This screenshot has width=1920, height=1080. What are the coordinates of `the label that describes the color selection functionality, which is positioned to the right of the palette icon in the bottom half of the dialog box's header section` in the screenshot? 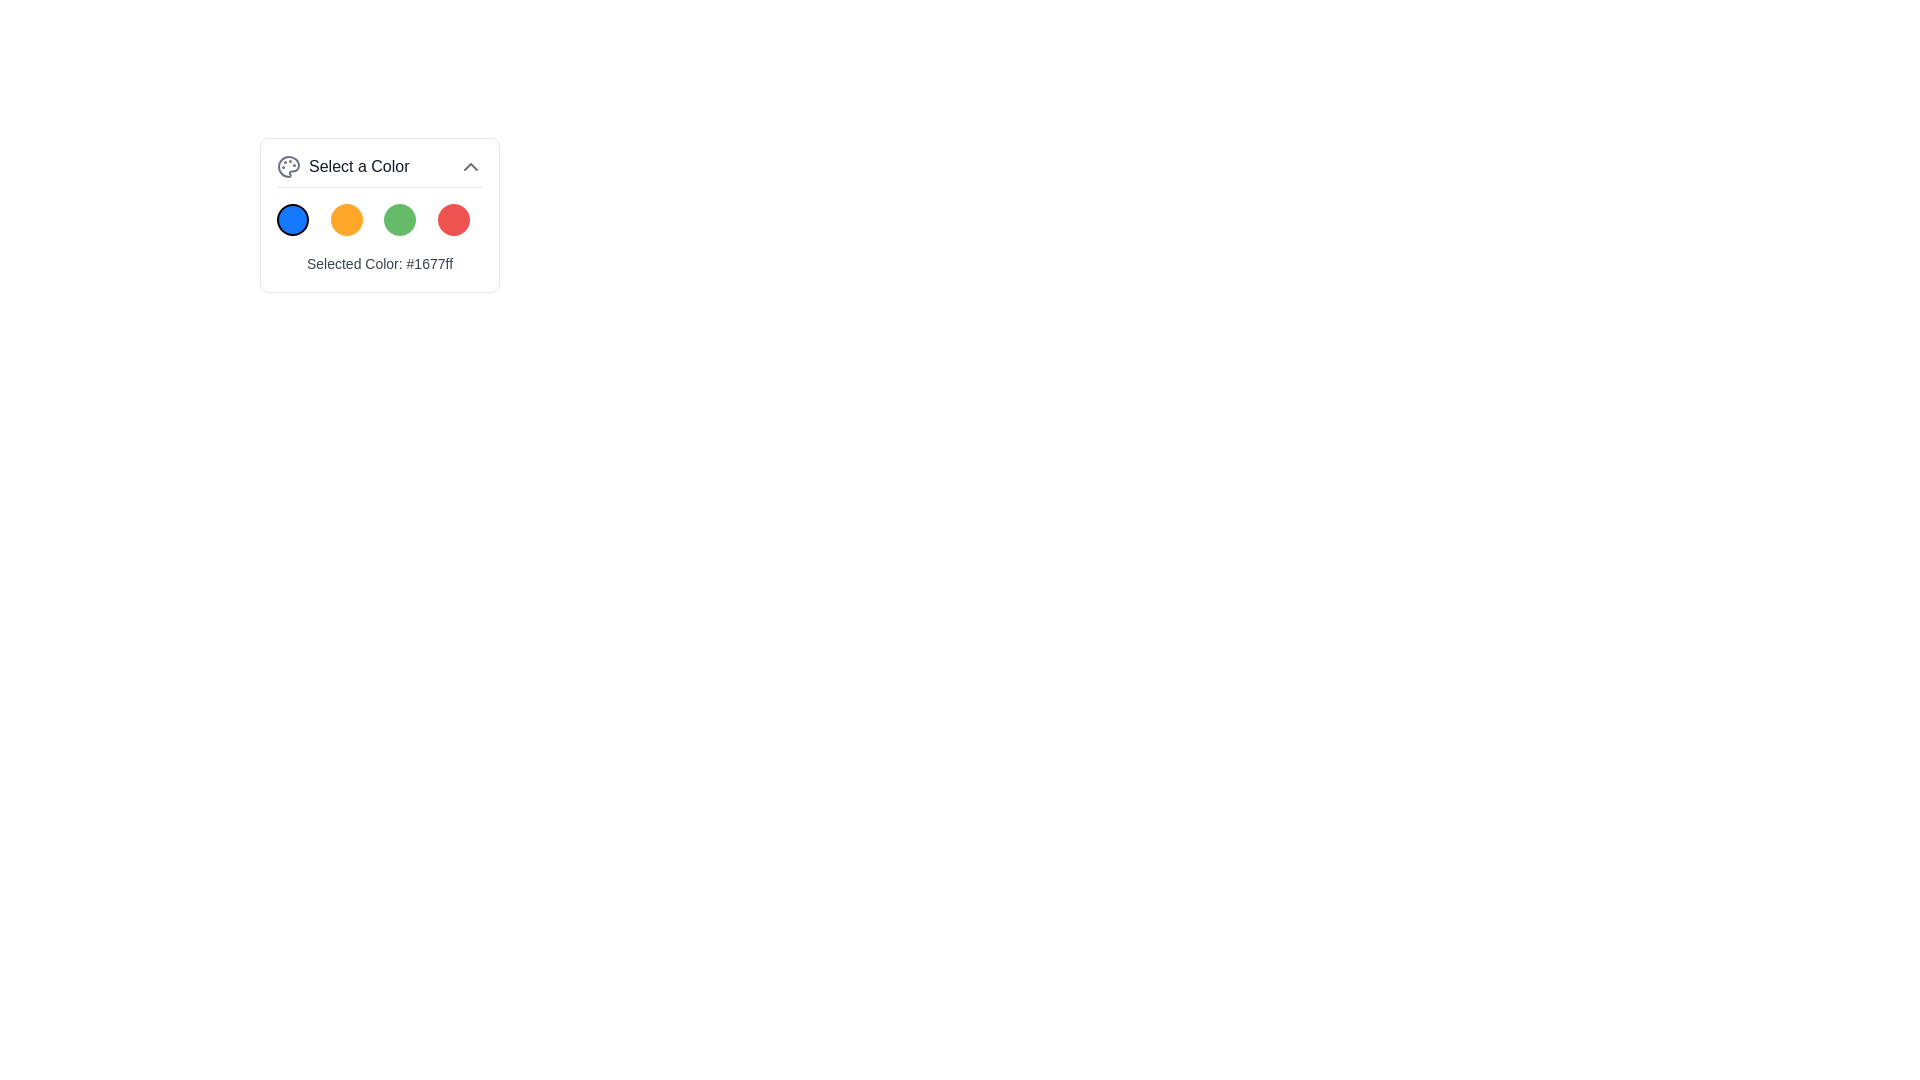 It's located at (359, 165).